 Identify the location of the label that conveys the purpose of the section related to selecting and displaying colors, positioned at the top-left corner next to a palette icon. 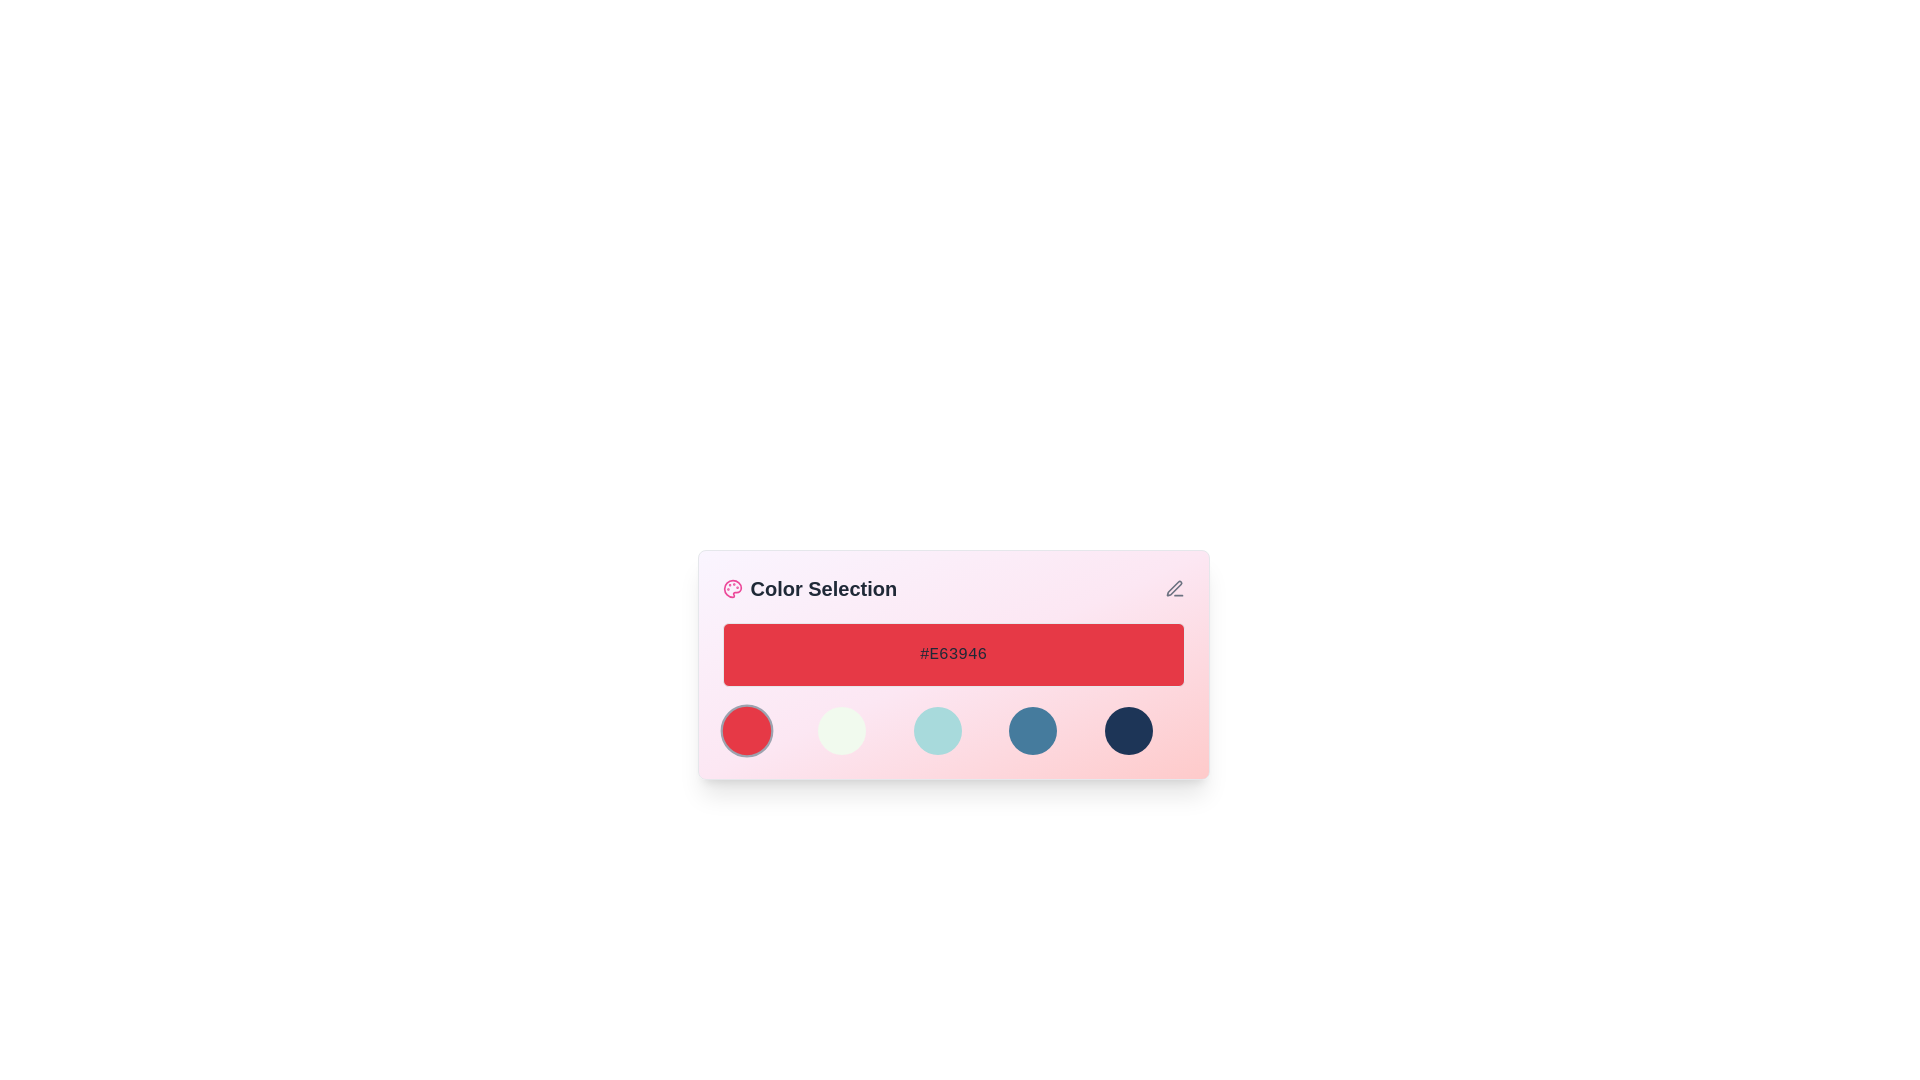
(809, 588).